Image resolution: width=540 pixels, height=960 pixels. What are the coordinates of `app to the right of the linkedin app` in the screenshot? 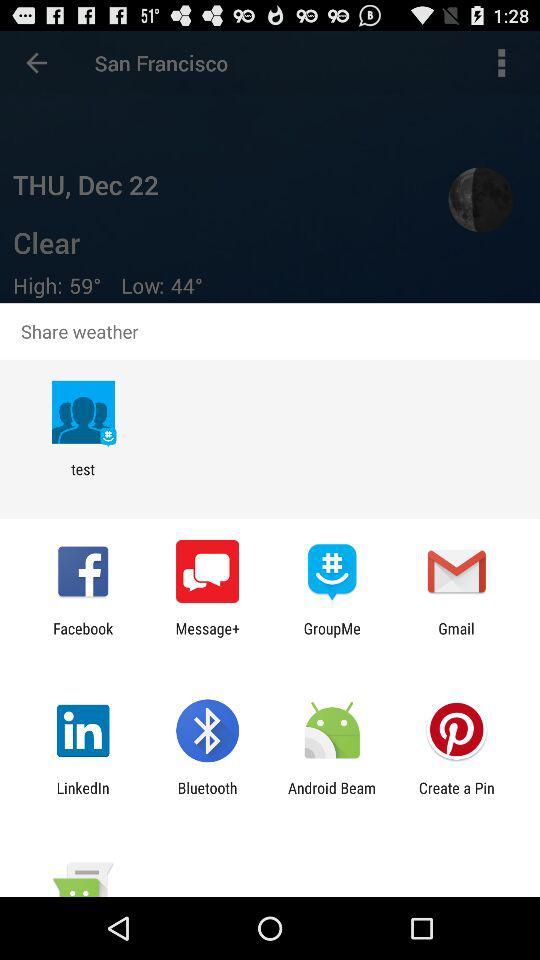 It's located at (206, 796).